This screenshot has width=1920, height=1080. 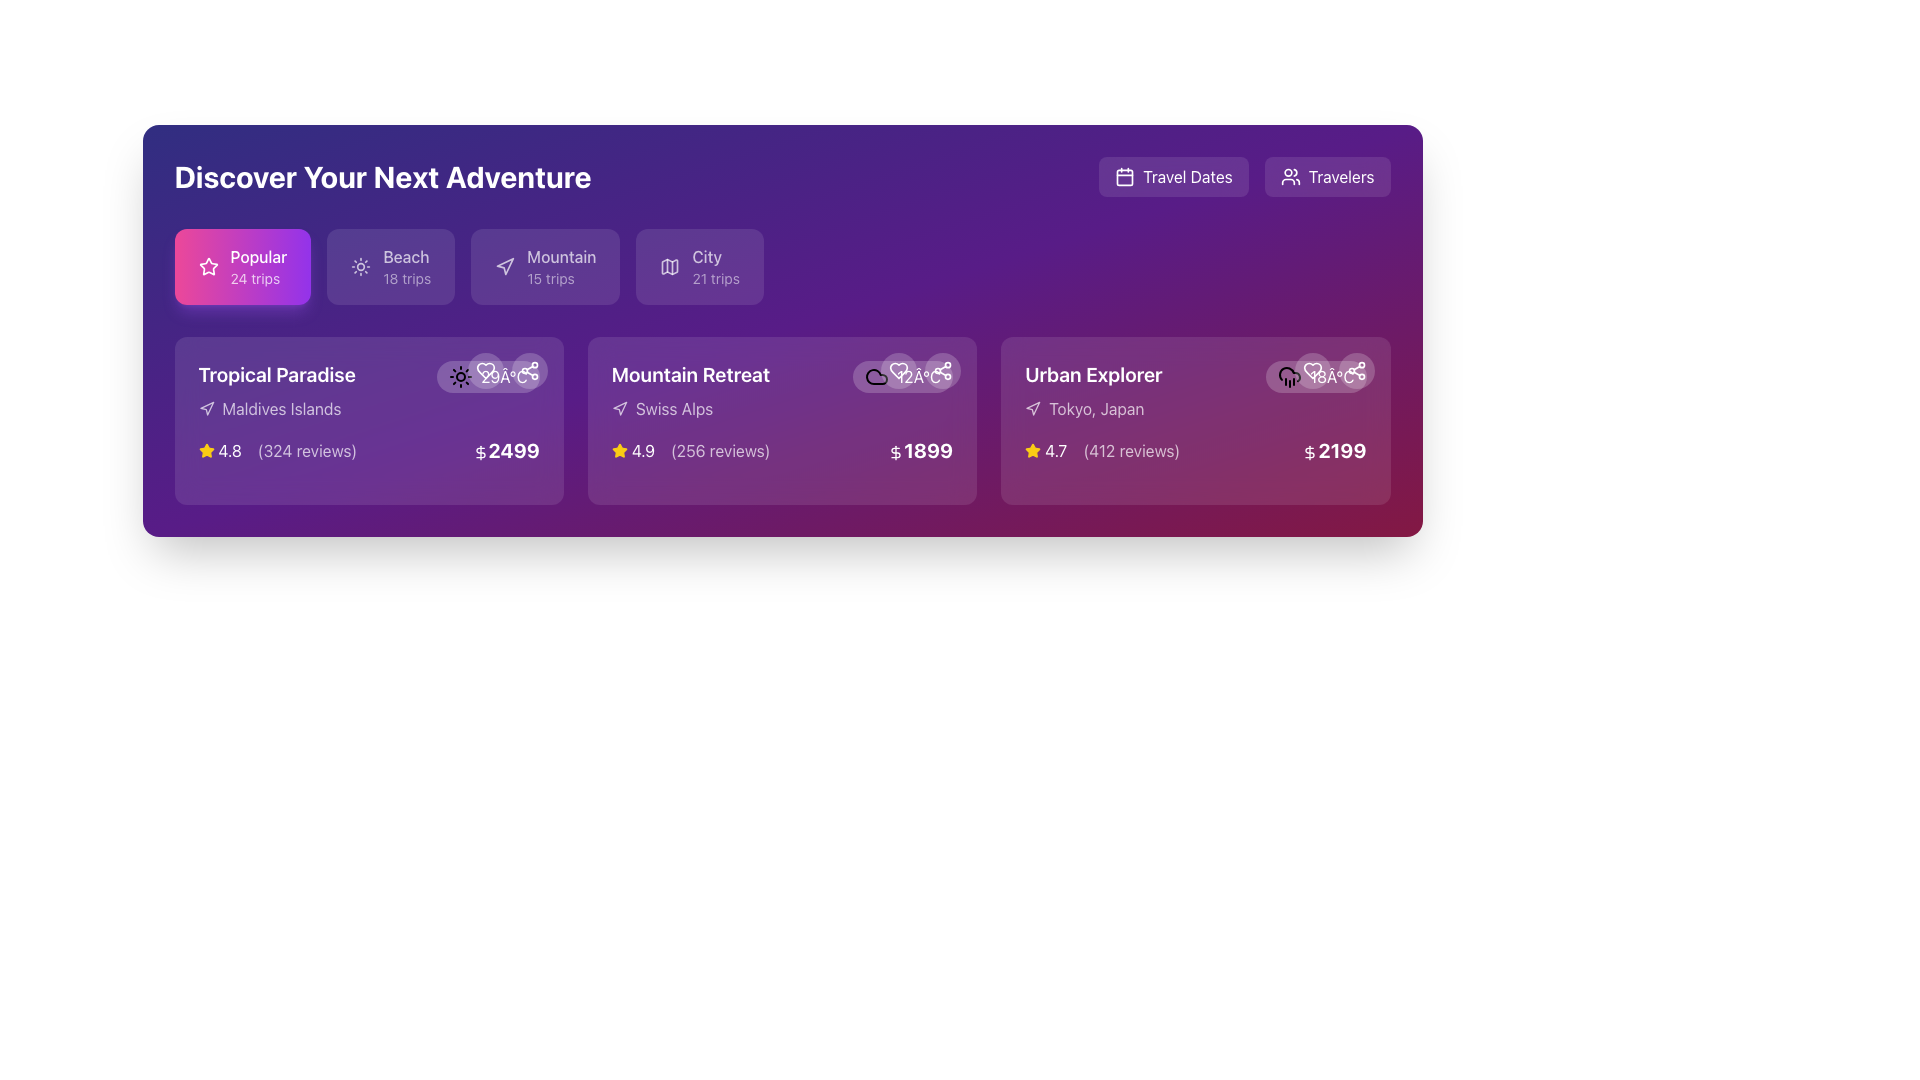 What do you see at coordinates (691, 451) in the screenshot?
I see `the text with icon component displaying the rating '4.9 (256 reviews)' in the 'Mountain Retreat' card, which is styled in yellow and white against a purple background` at bounding box center [691, 451].